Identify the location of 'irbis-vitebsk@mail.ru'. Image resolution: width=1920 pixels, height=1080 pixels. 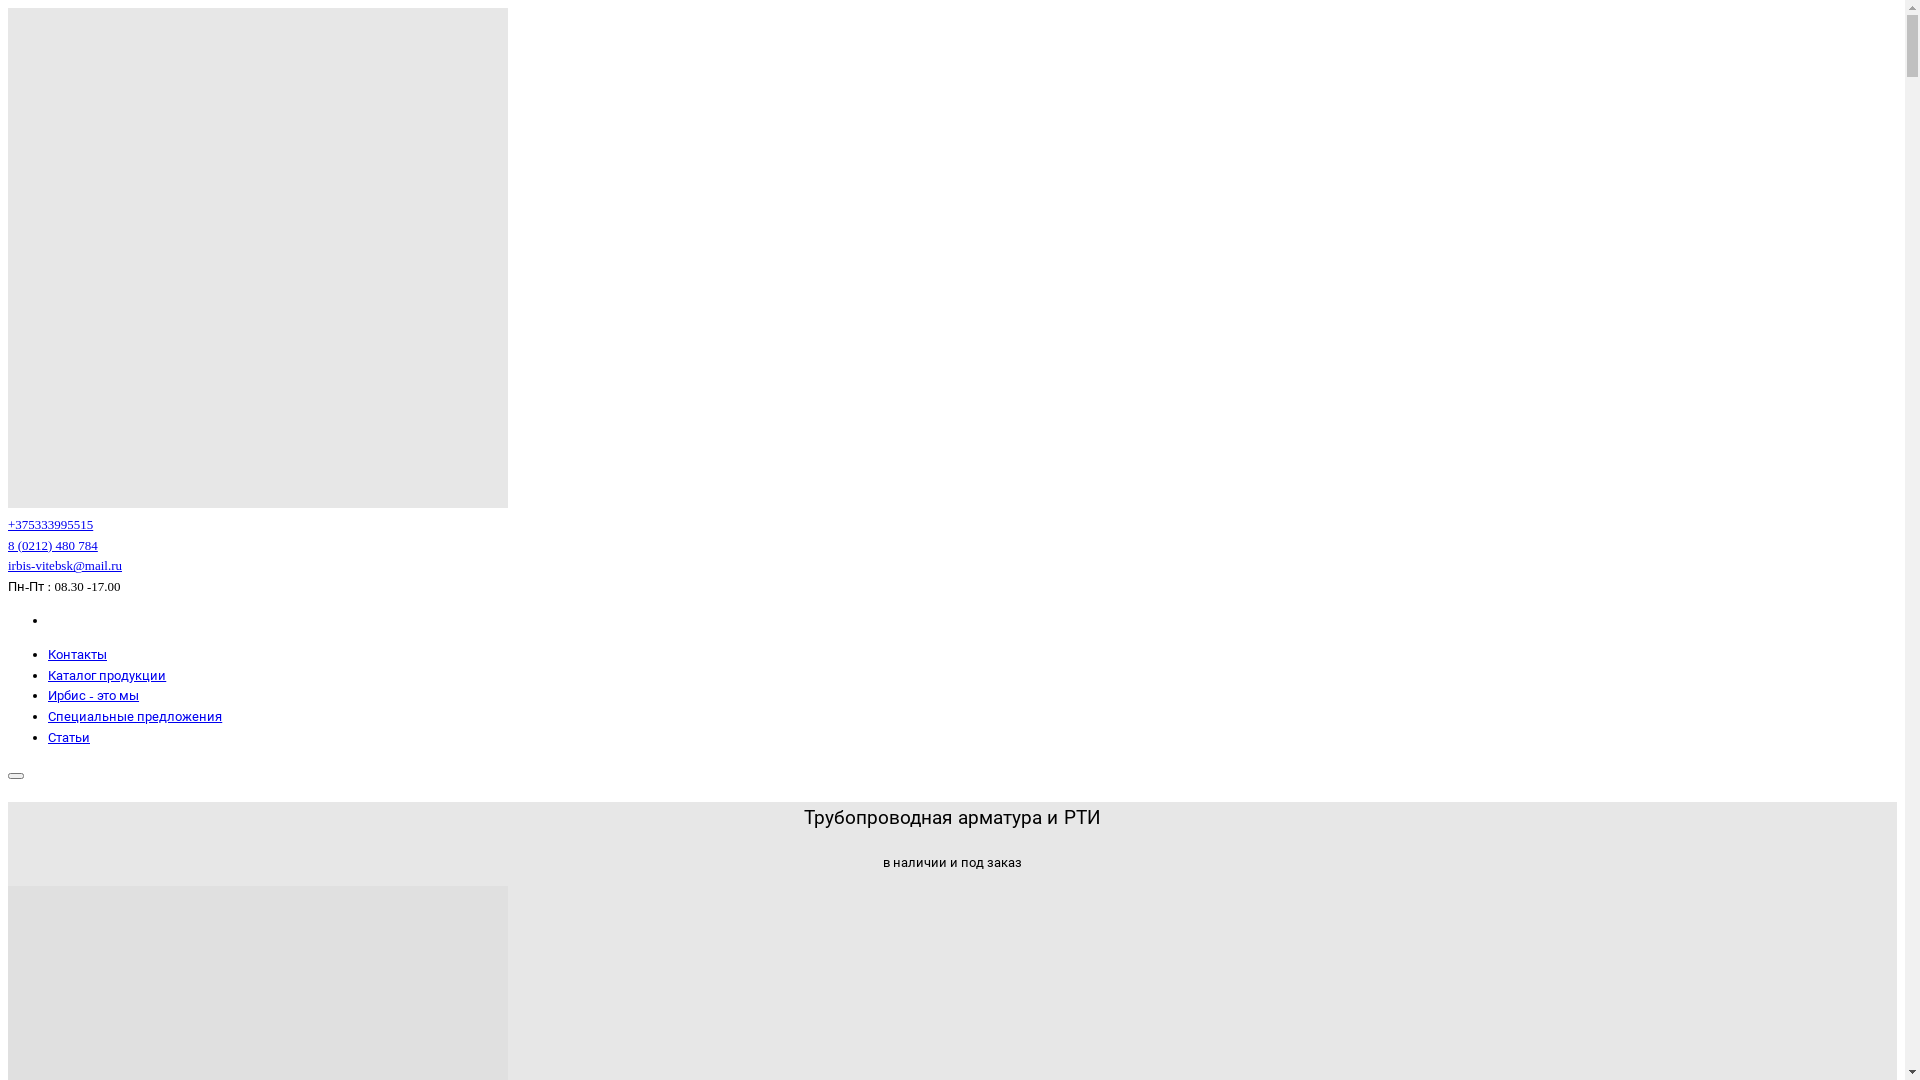
(65, 565).